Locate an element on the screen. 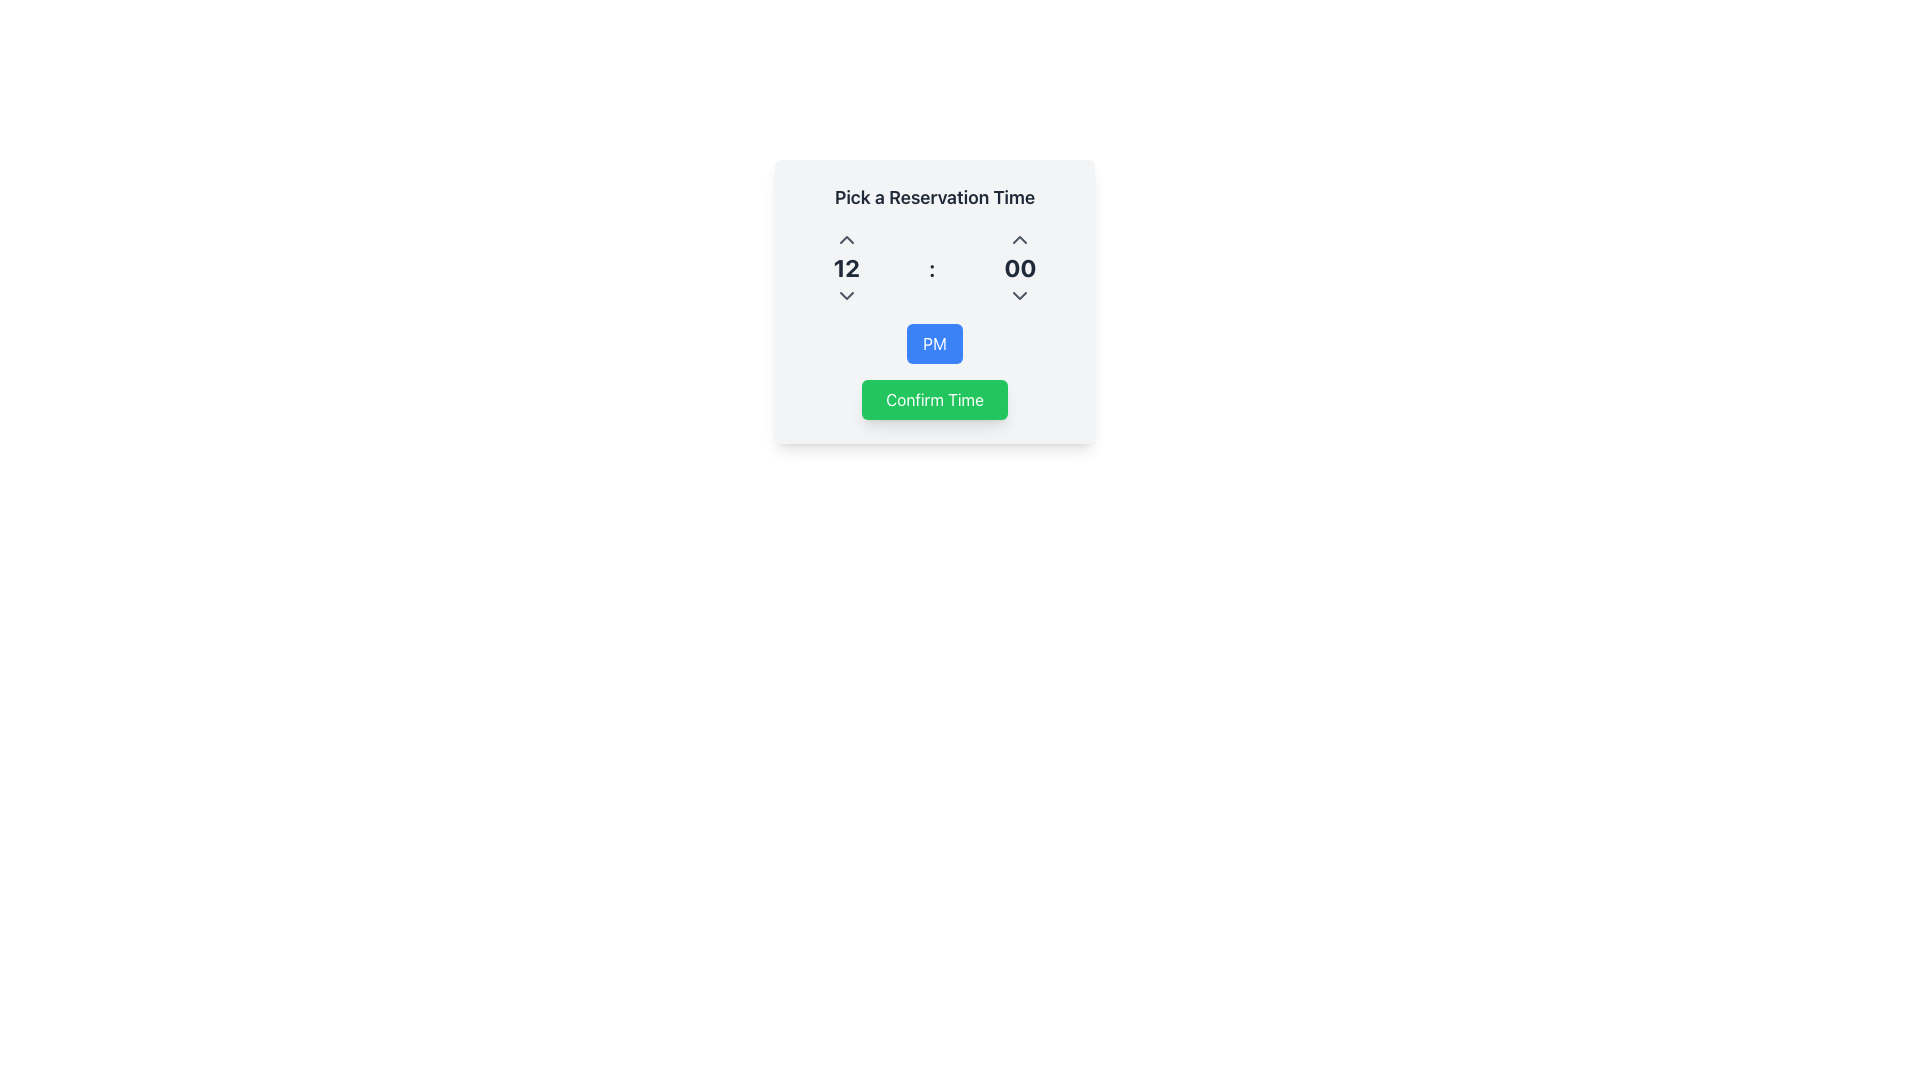  the toggle button located beneath the time selection components and above the 'Confirm Time' button in the 'Pick a Reservation Time' panel is located at coordinates (934, 342).